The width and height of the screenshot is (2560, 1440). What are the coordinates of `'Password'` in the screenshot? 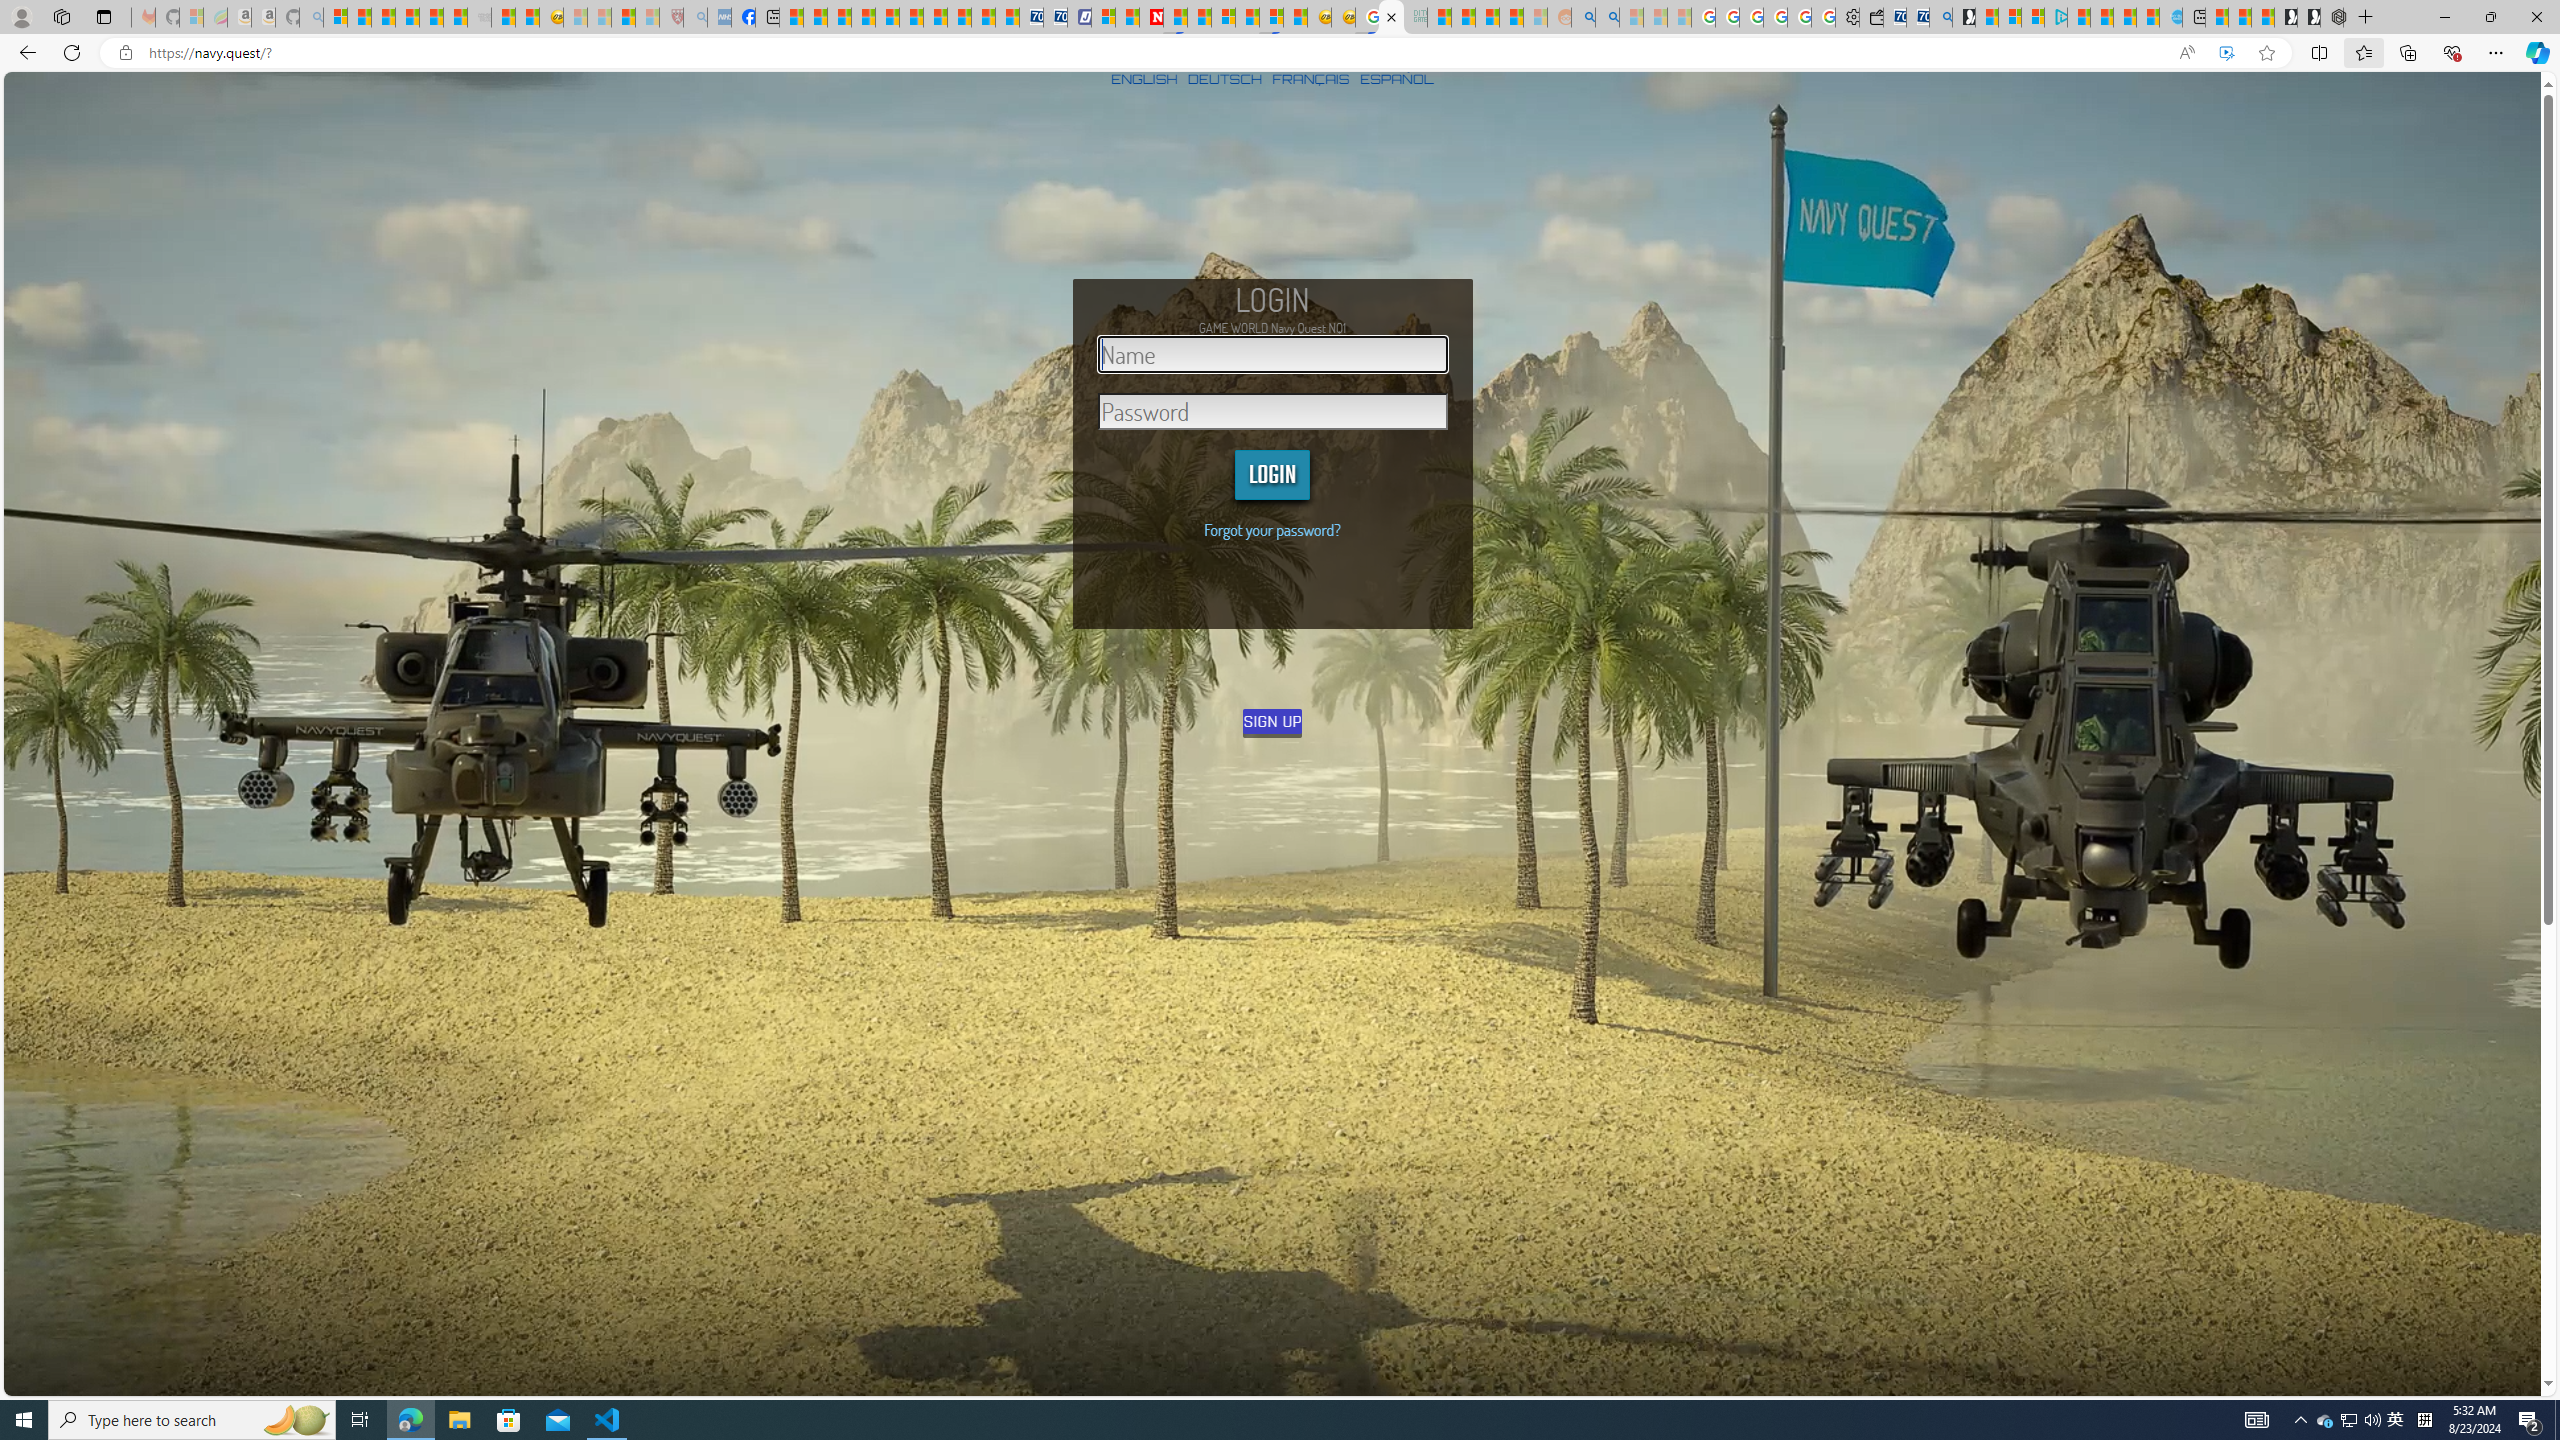 It's located at (1272, 410).